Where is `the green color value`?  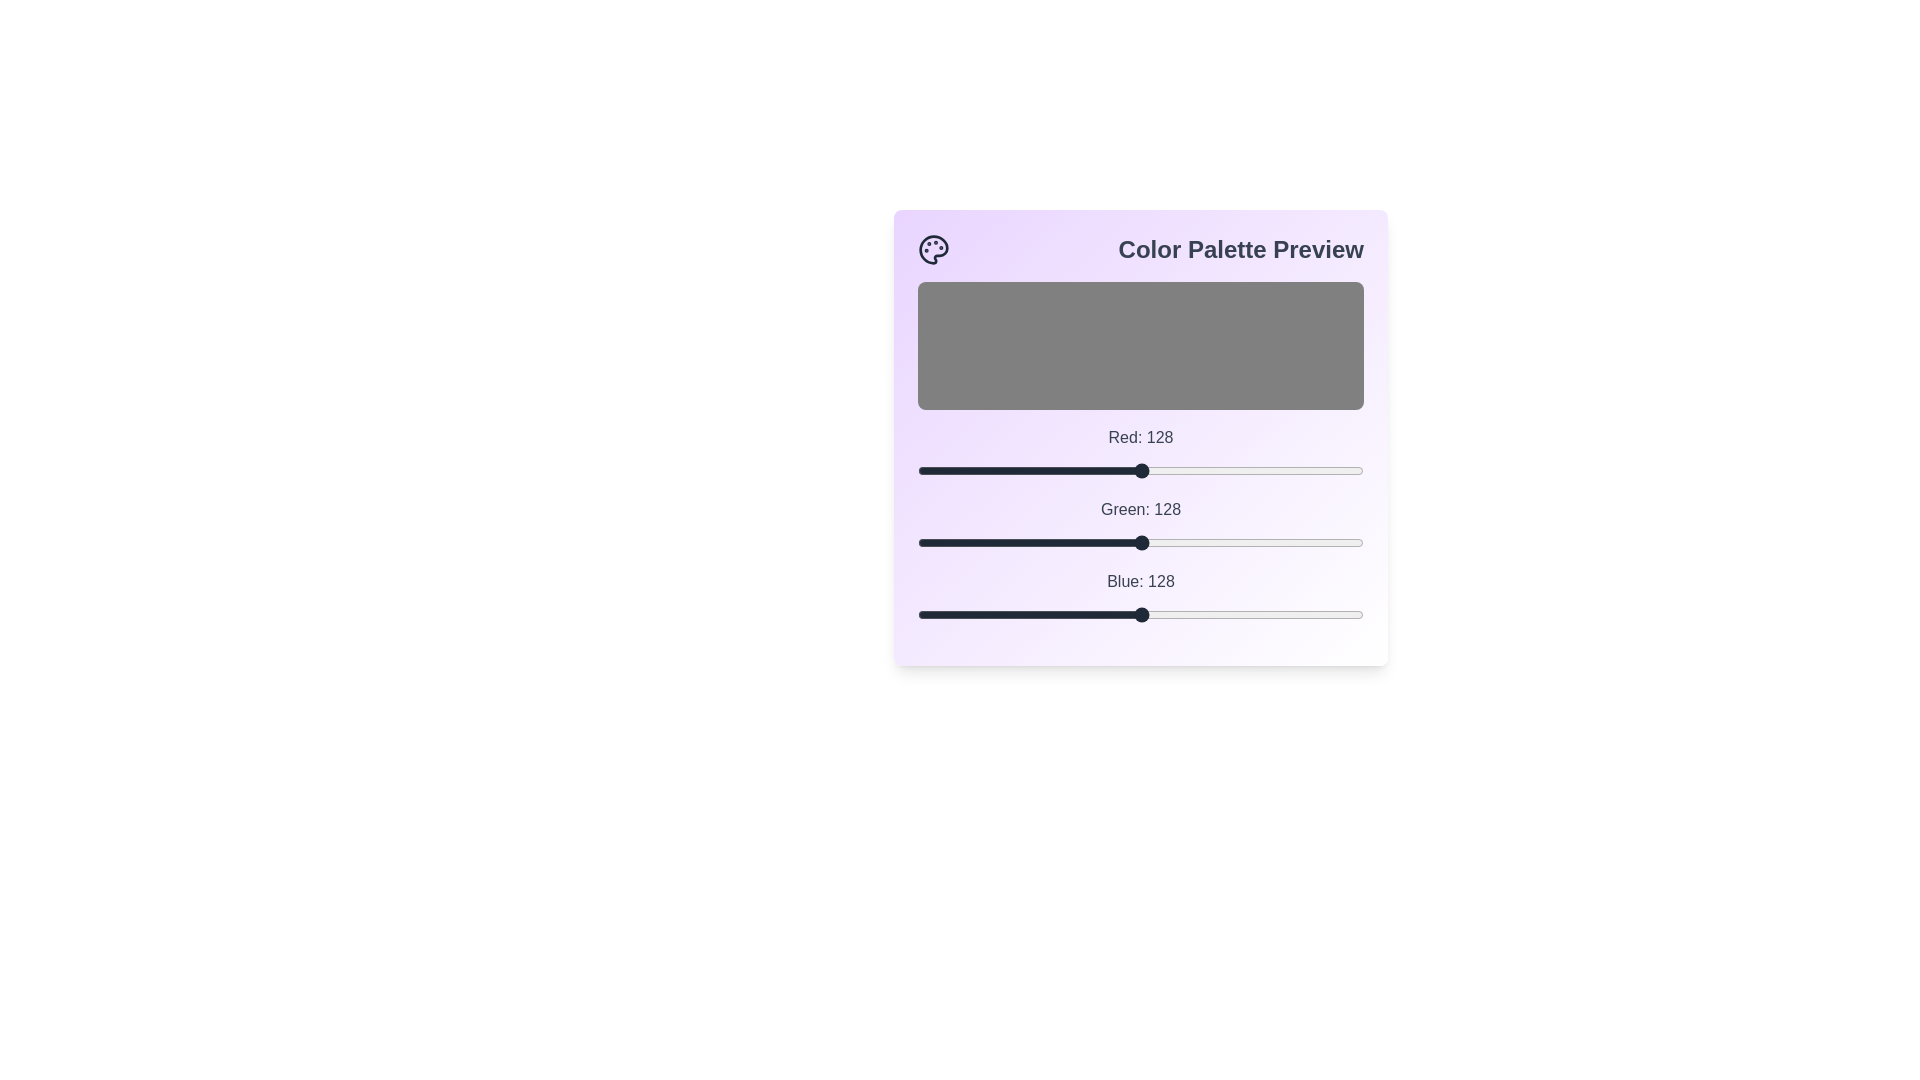
the green color value is located at coordinates (1038, 543).